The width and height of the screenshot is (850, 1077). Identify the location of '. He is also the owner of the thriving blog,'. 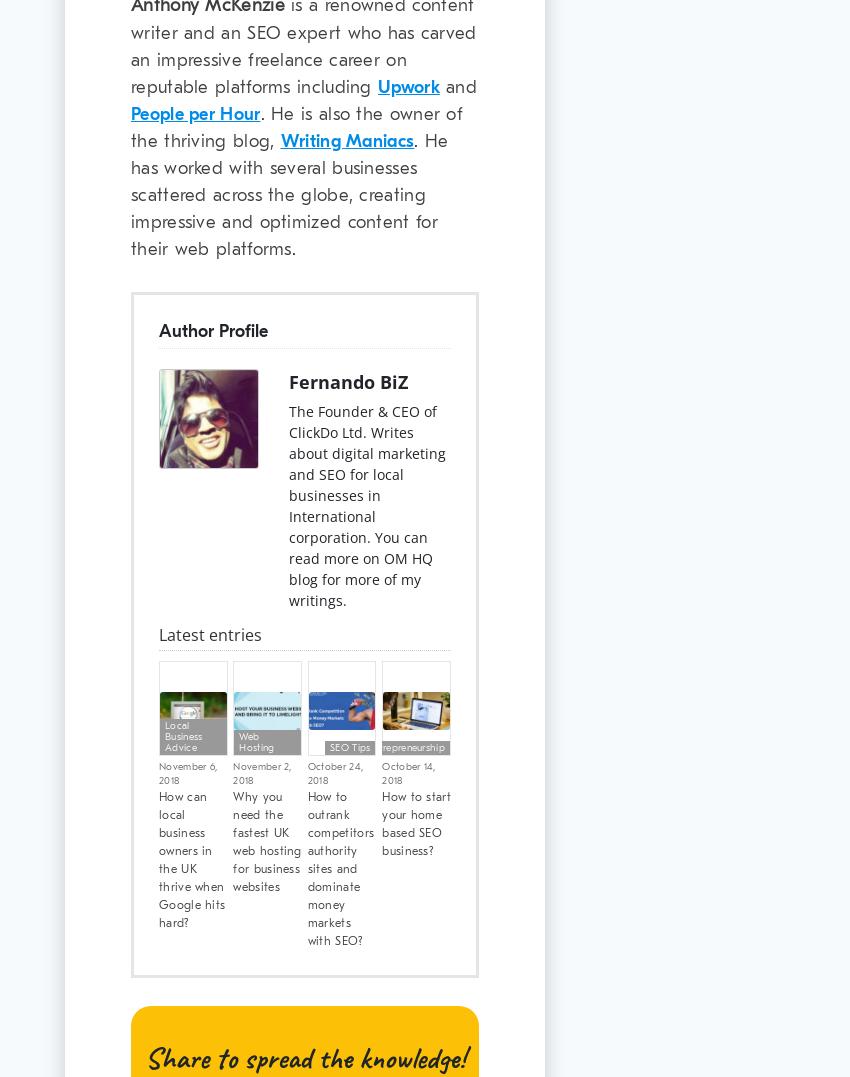
(295, 127).